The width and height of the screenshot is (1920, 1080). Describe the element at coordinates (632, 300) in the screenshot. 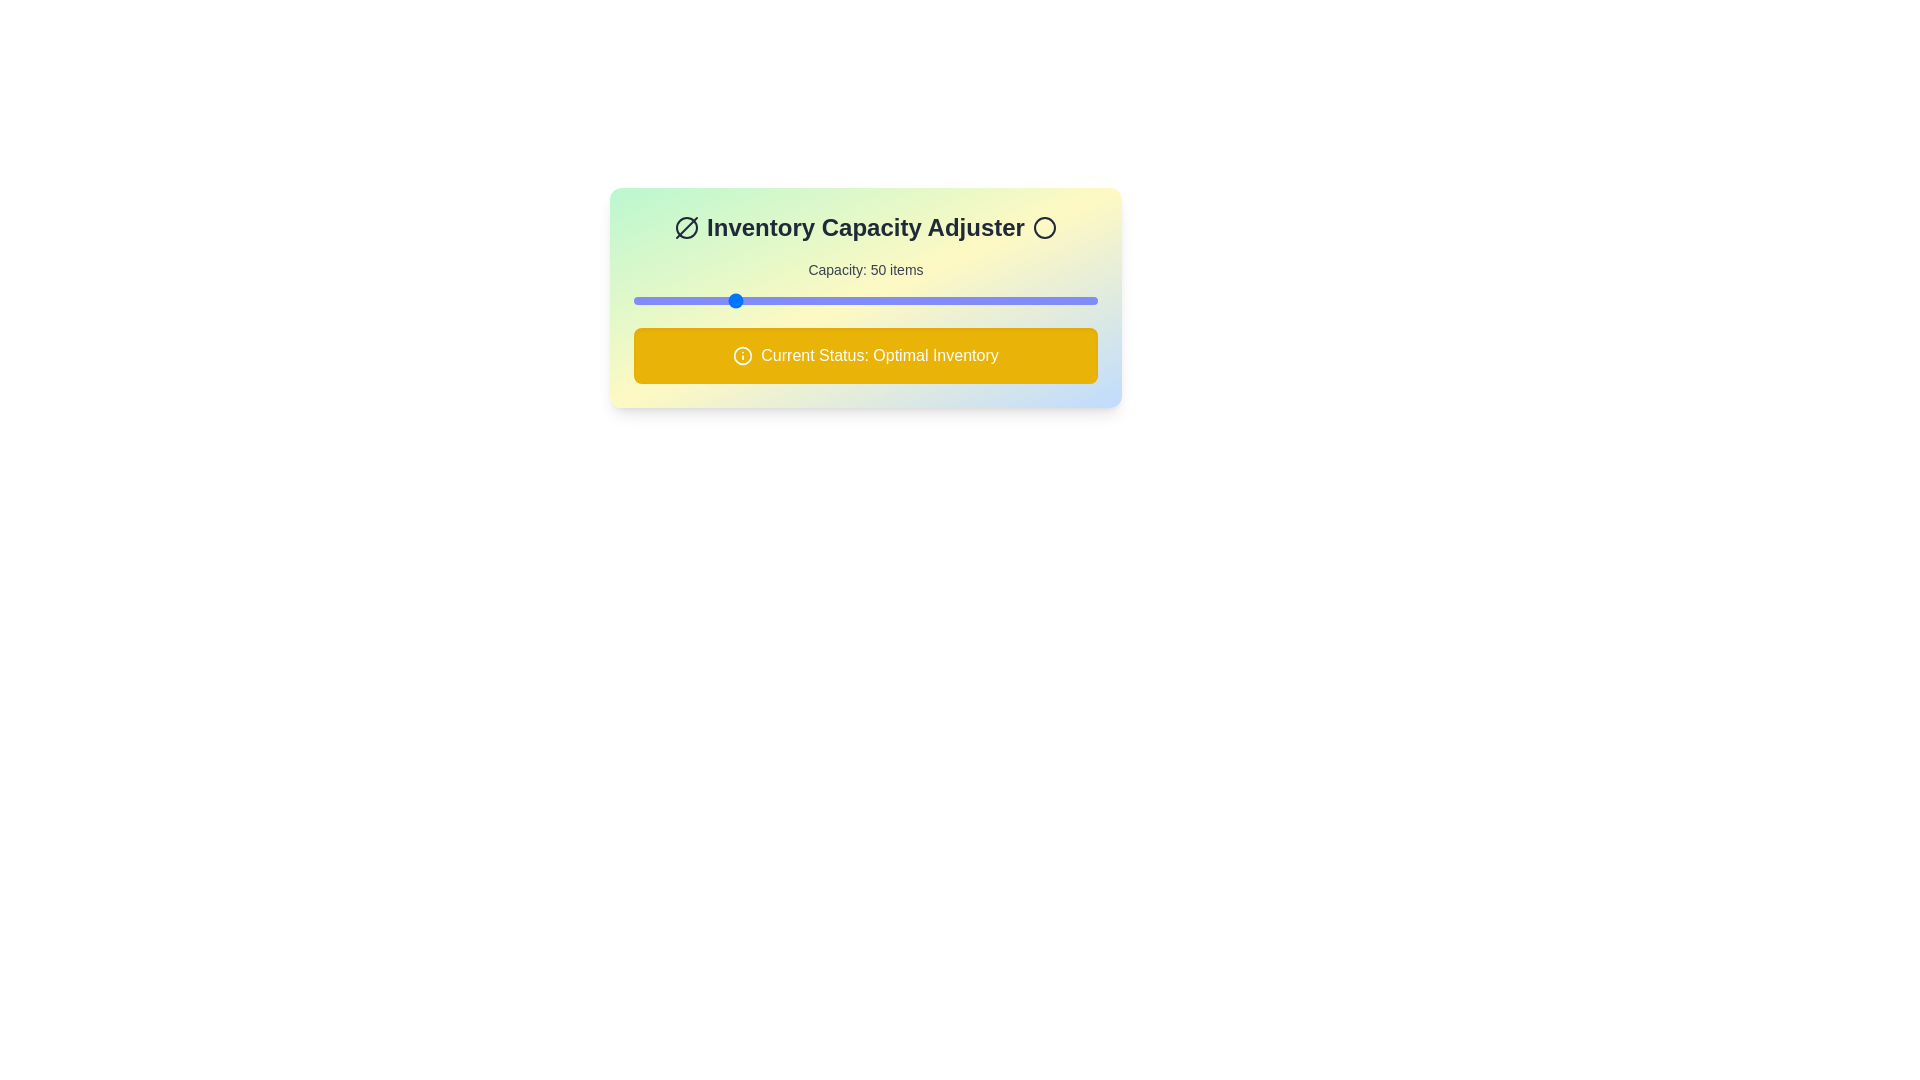

I see `the inventory capacity slider to 10 items` at that location.